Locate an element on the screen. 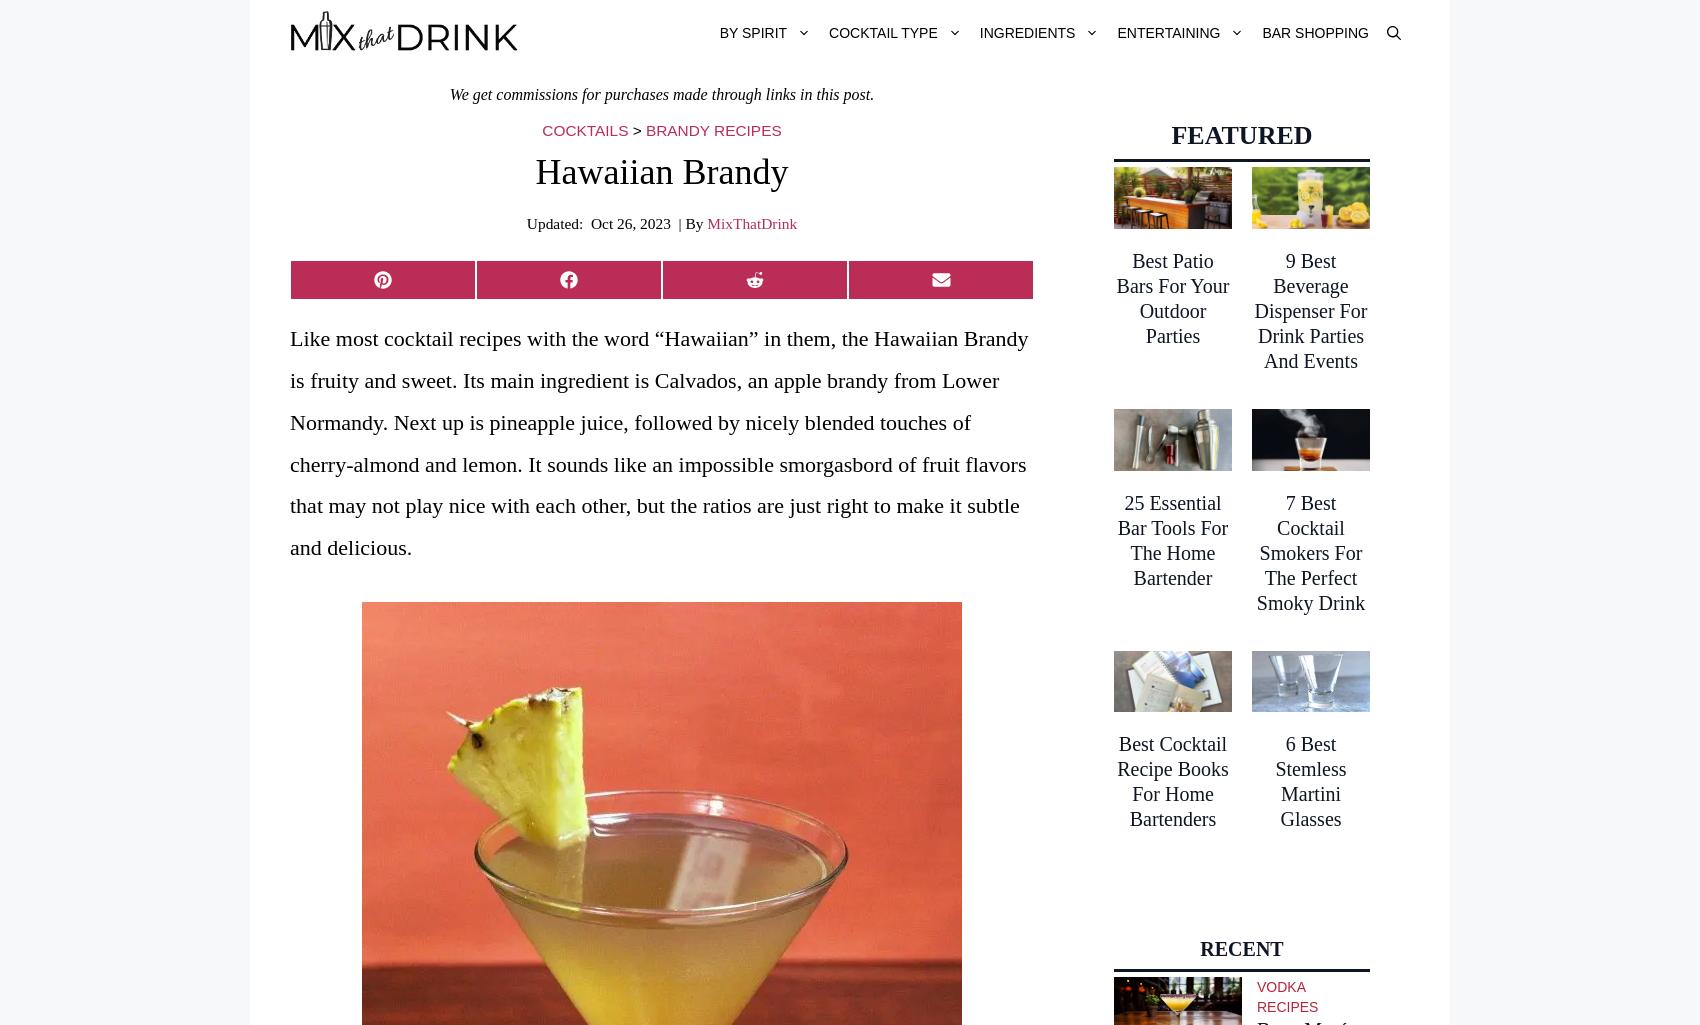  '| By' is located at coordinates (692, 223).